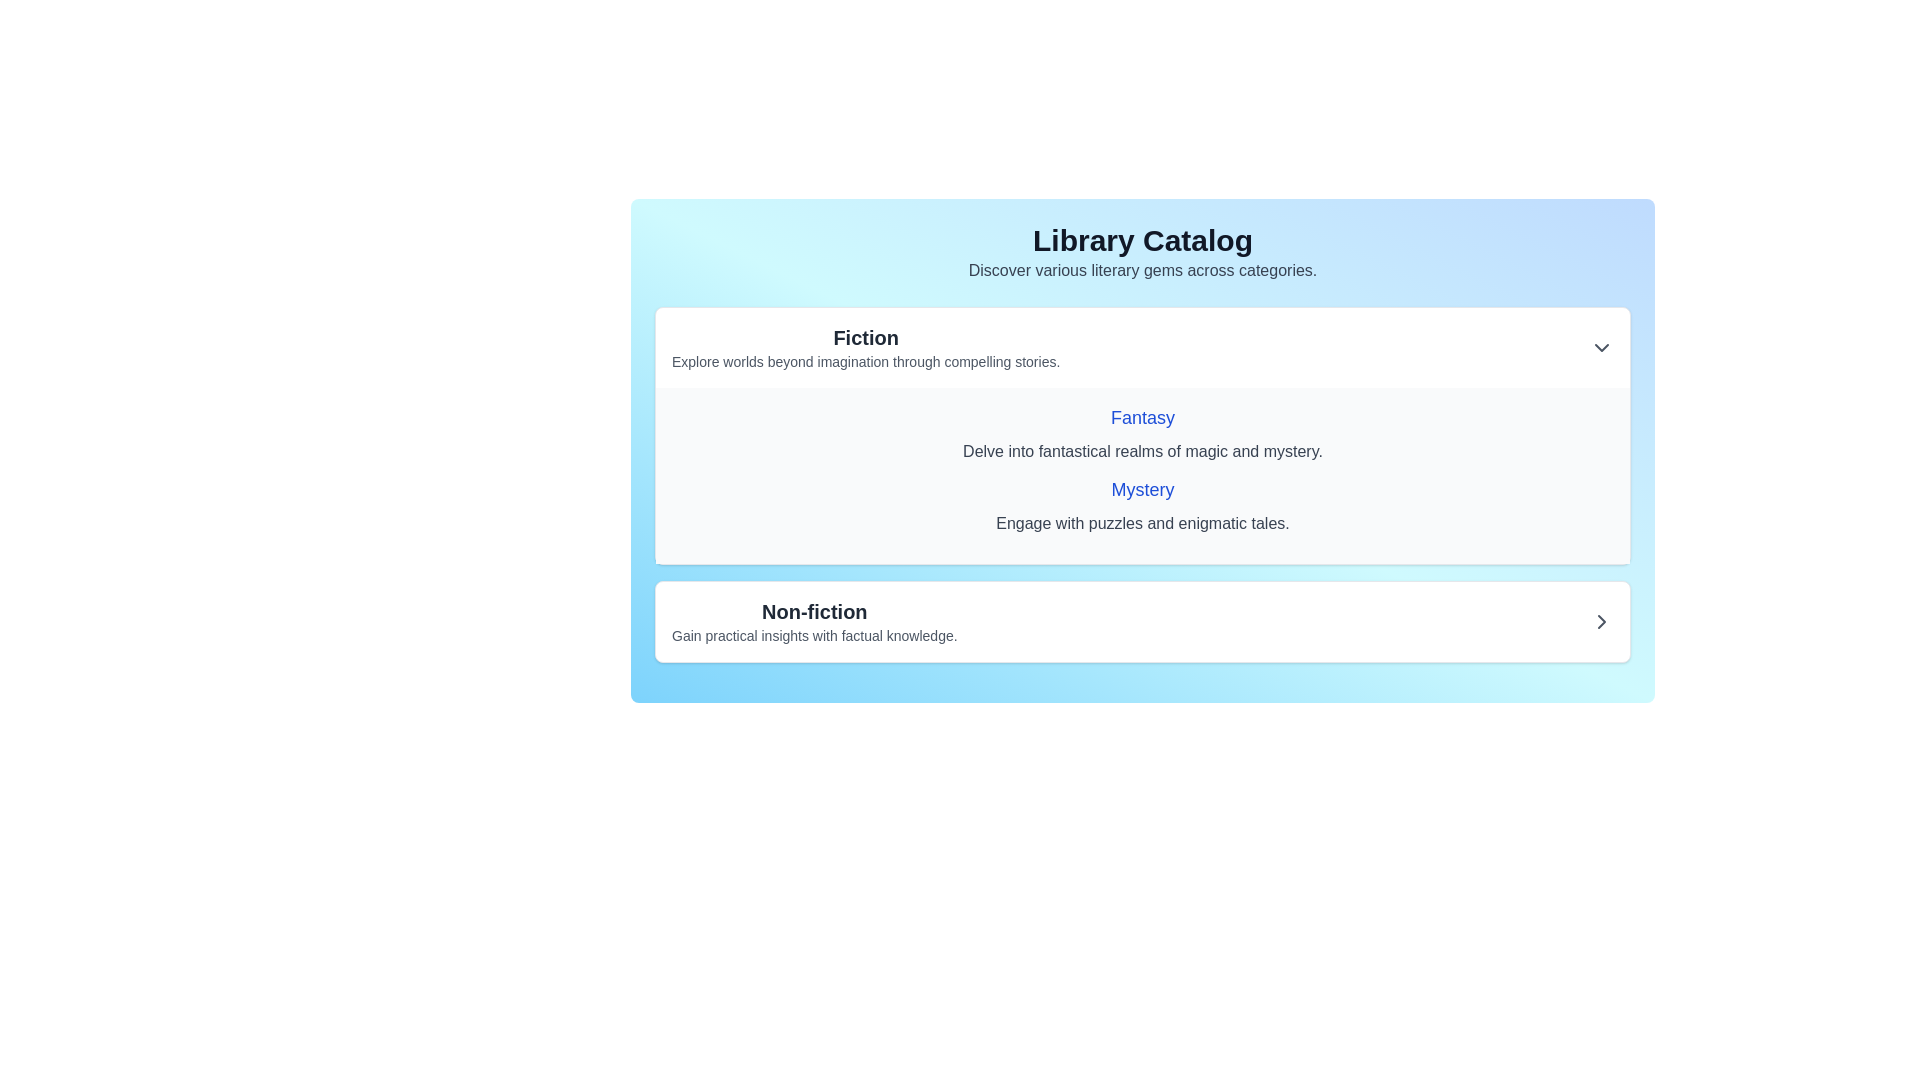 The width and height of the screenshot is (1920, 1080). I want to click on the rightwards chevron icon adjacent to the 'Non-fiction' section, so click(1602, 620).